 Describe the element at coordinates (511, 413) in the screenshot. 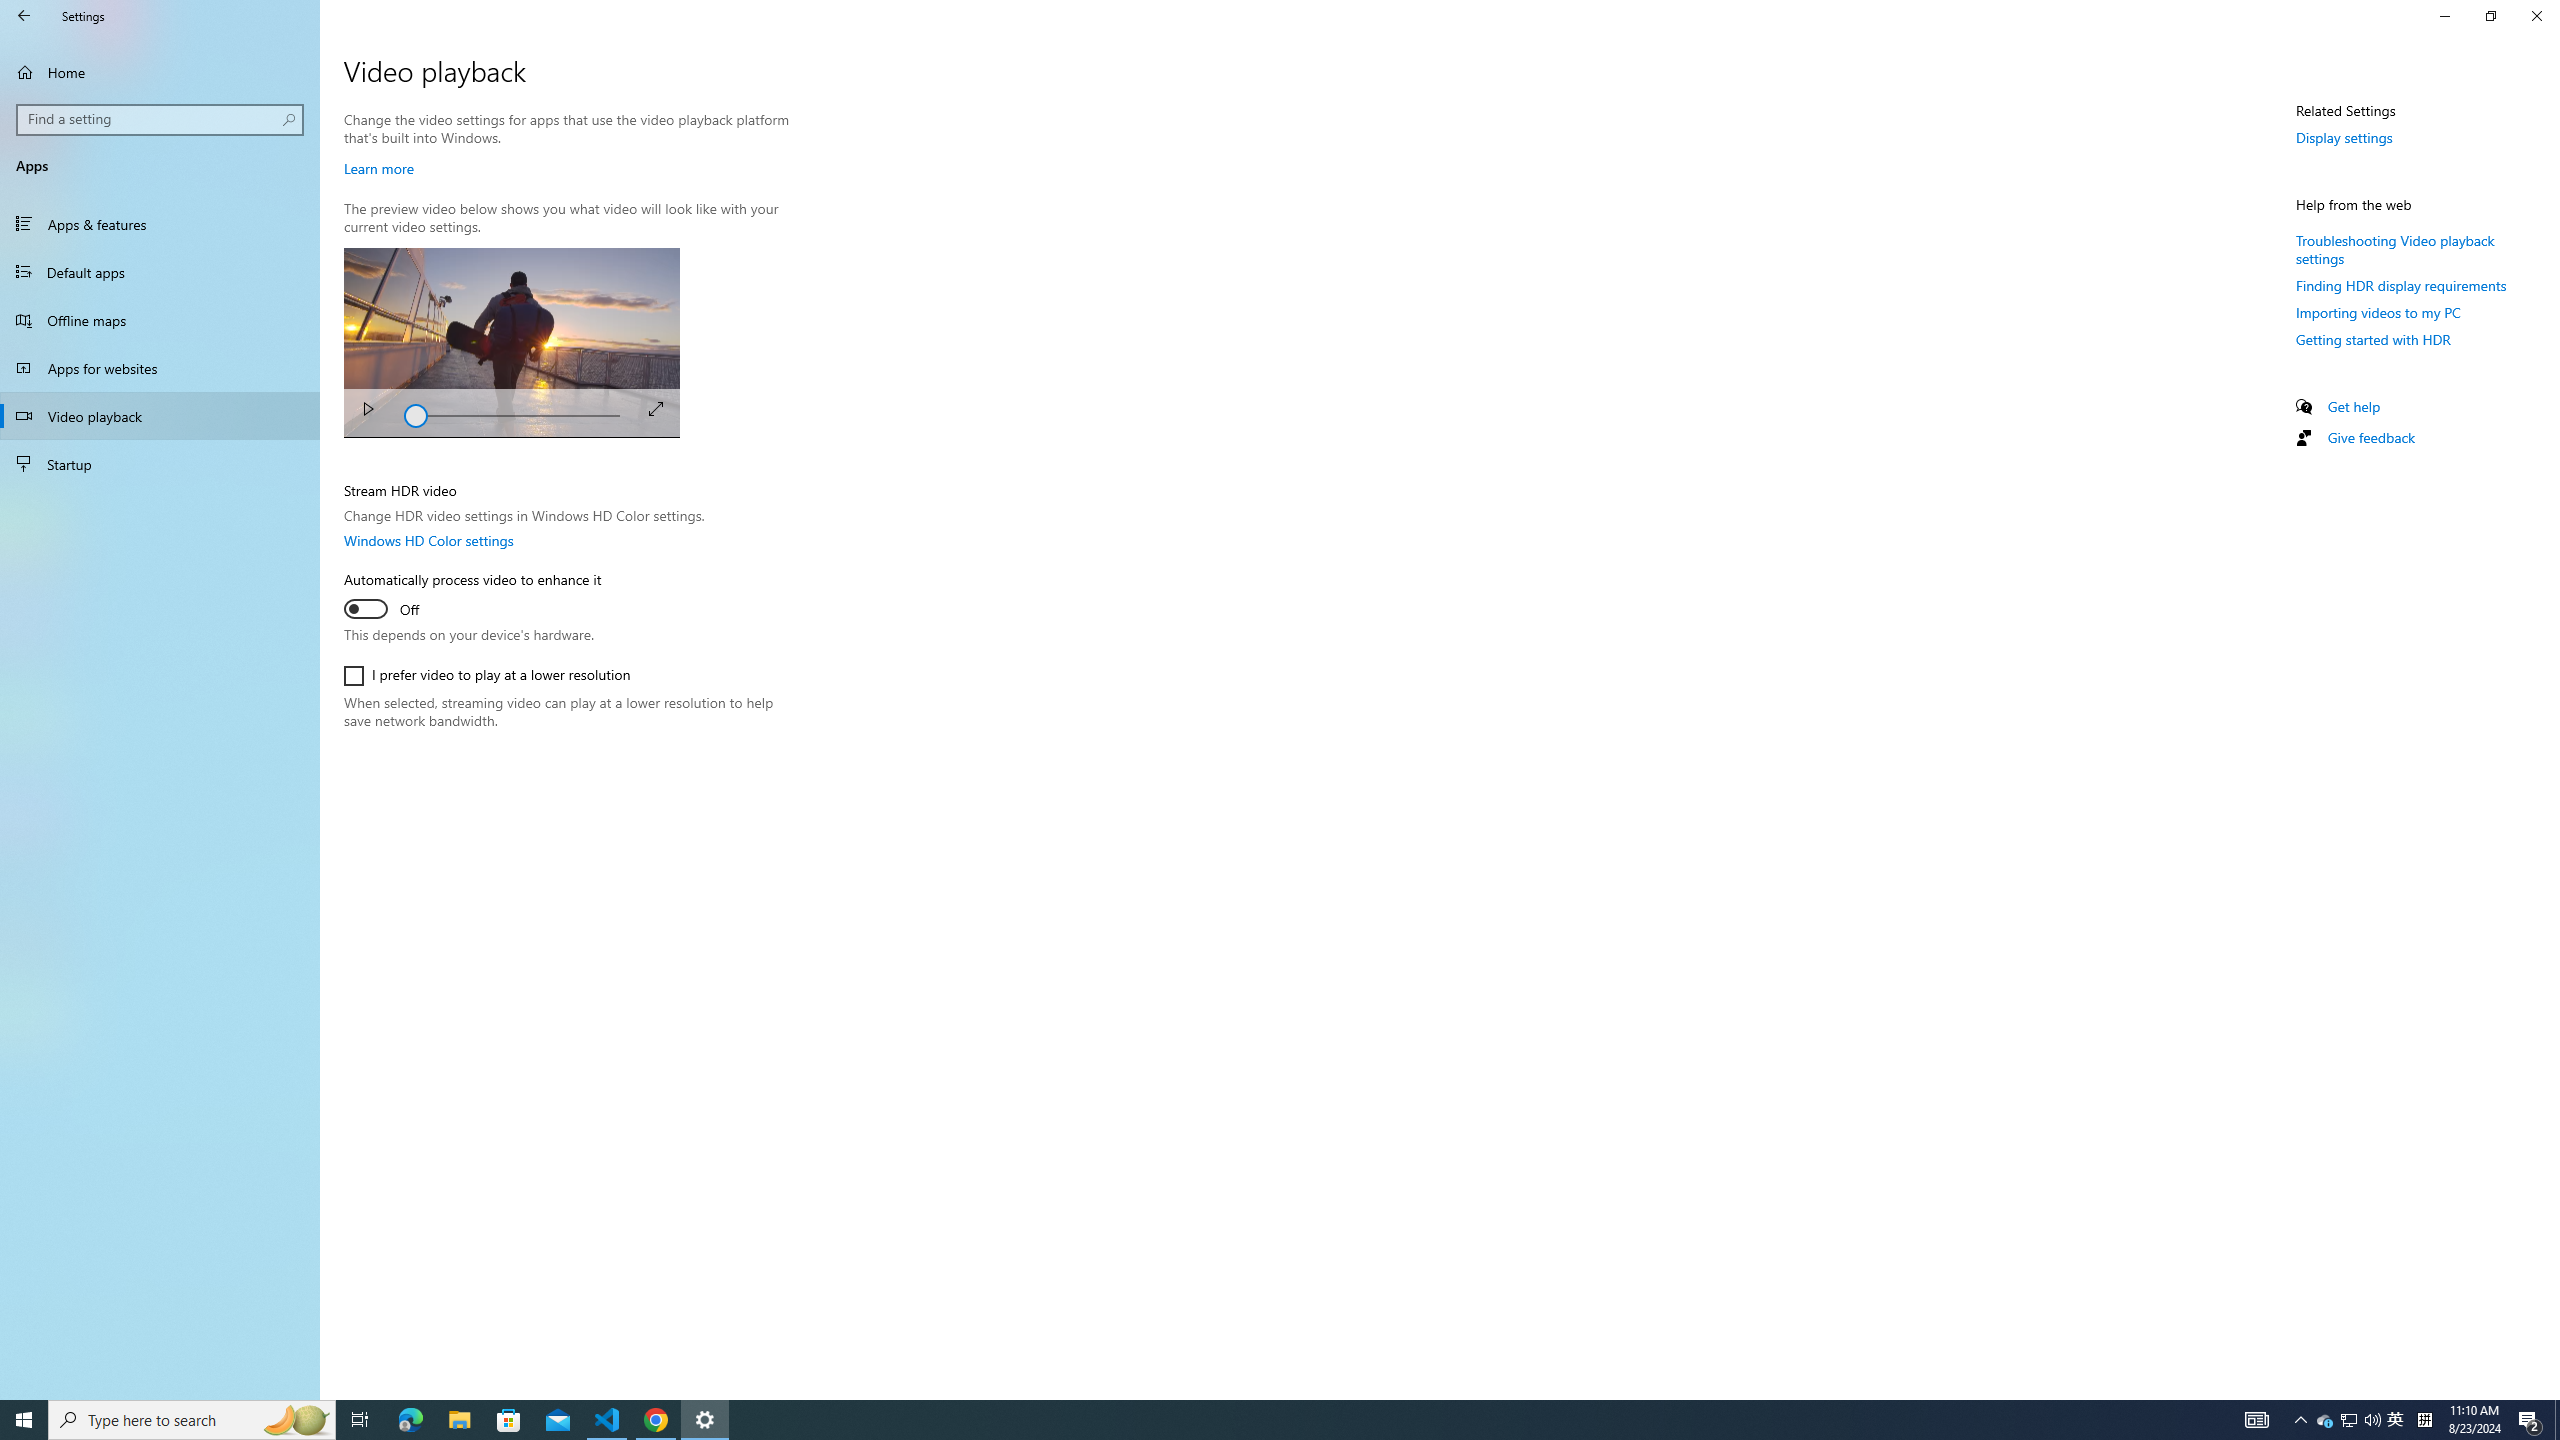

I see `'Seek'` at that location.